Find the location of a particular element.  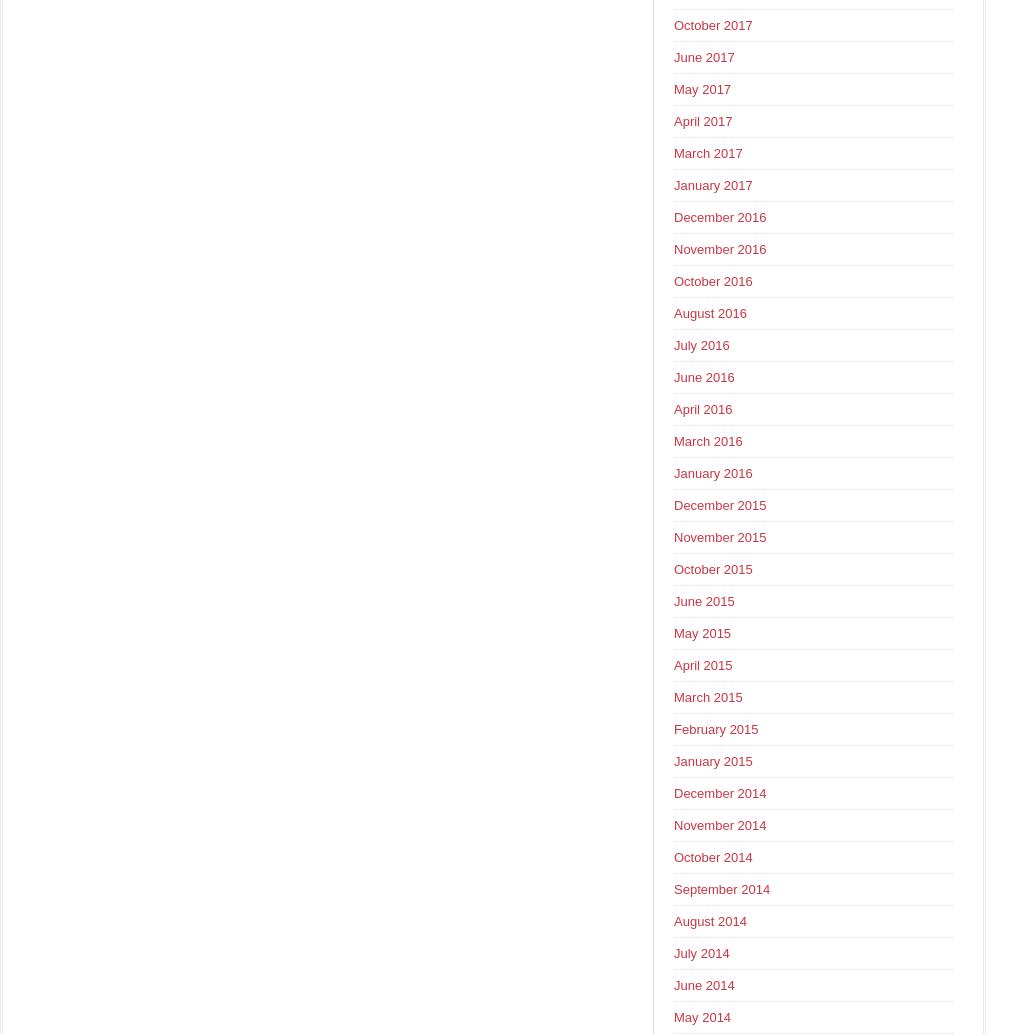

'January 2017' is located at coordinates (711, 185).